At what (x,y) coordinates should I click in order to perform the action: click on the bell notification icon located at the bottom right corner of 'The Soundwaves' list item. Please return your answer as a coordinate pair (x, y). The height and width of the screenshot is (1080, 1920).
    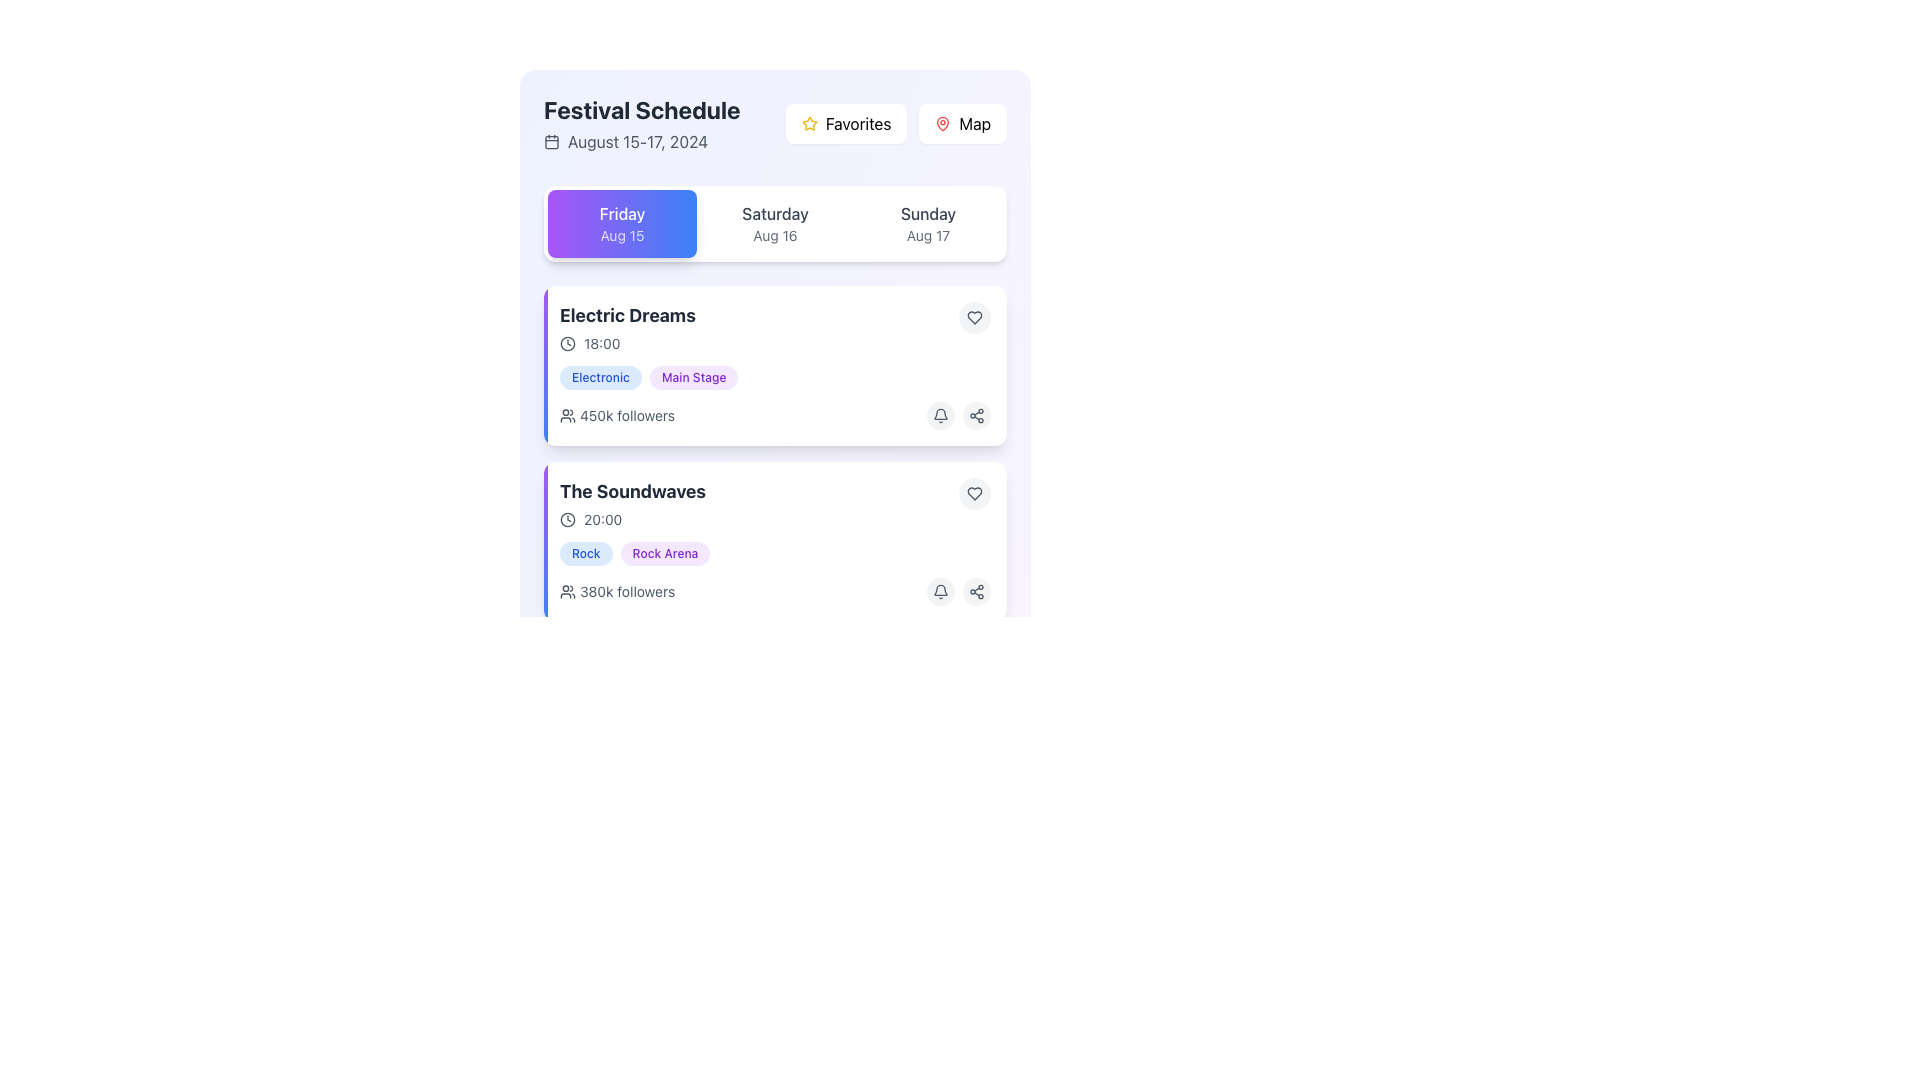
    Looking at the image, I should click on (939, 415).